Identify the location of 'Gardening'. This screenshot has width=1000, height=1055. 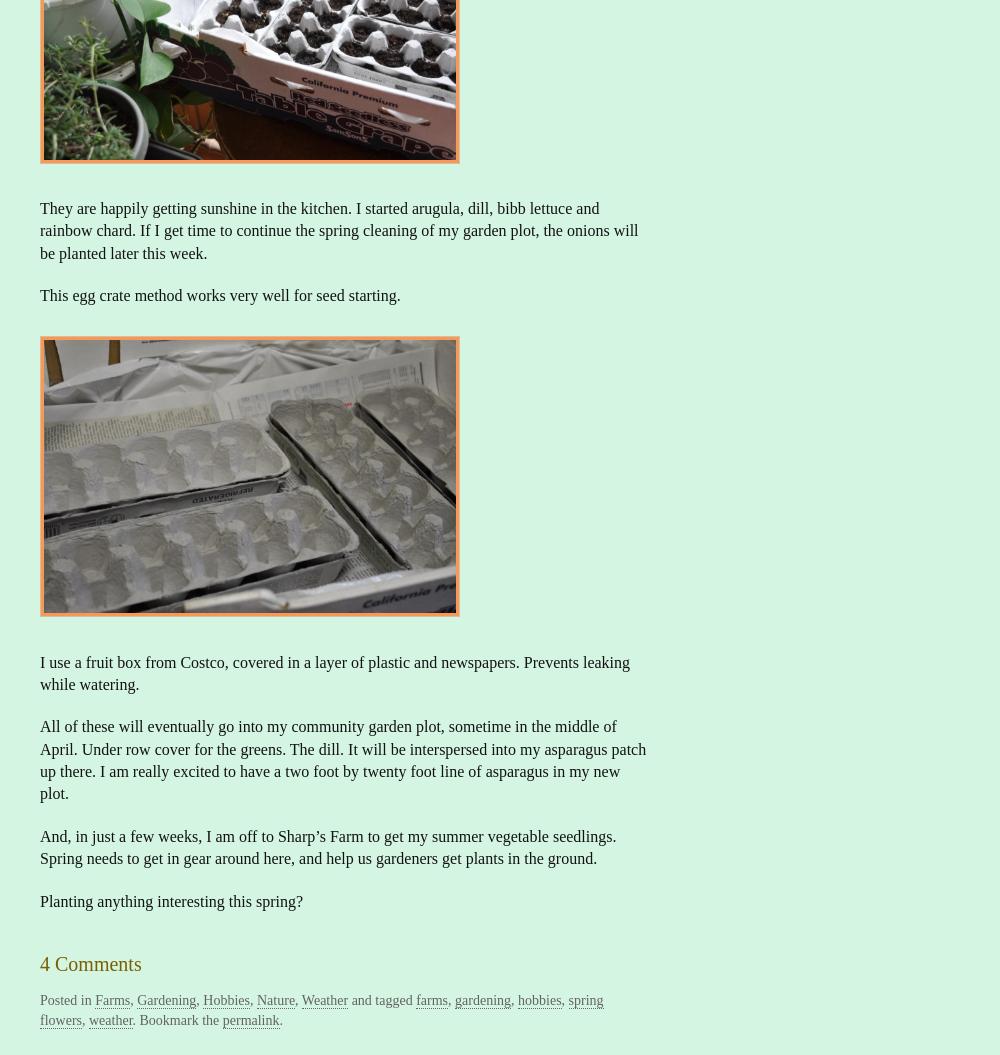
(137, 999).